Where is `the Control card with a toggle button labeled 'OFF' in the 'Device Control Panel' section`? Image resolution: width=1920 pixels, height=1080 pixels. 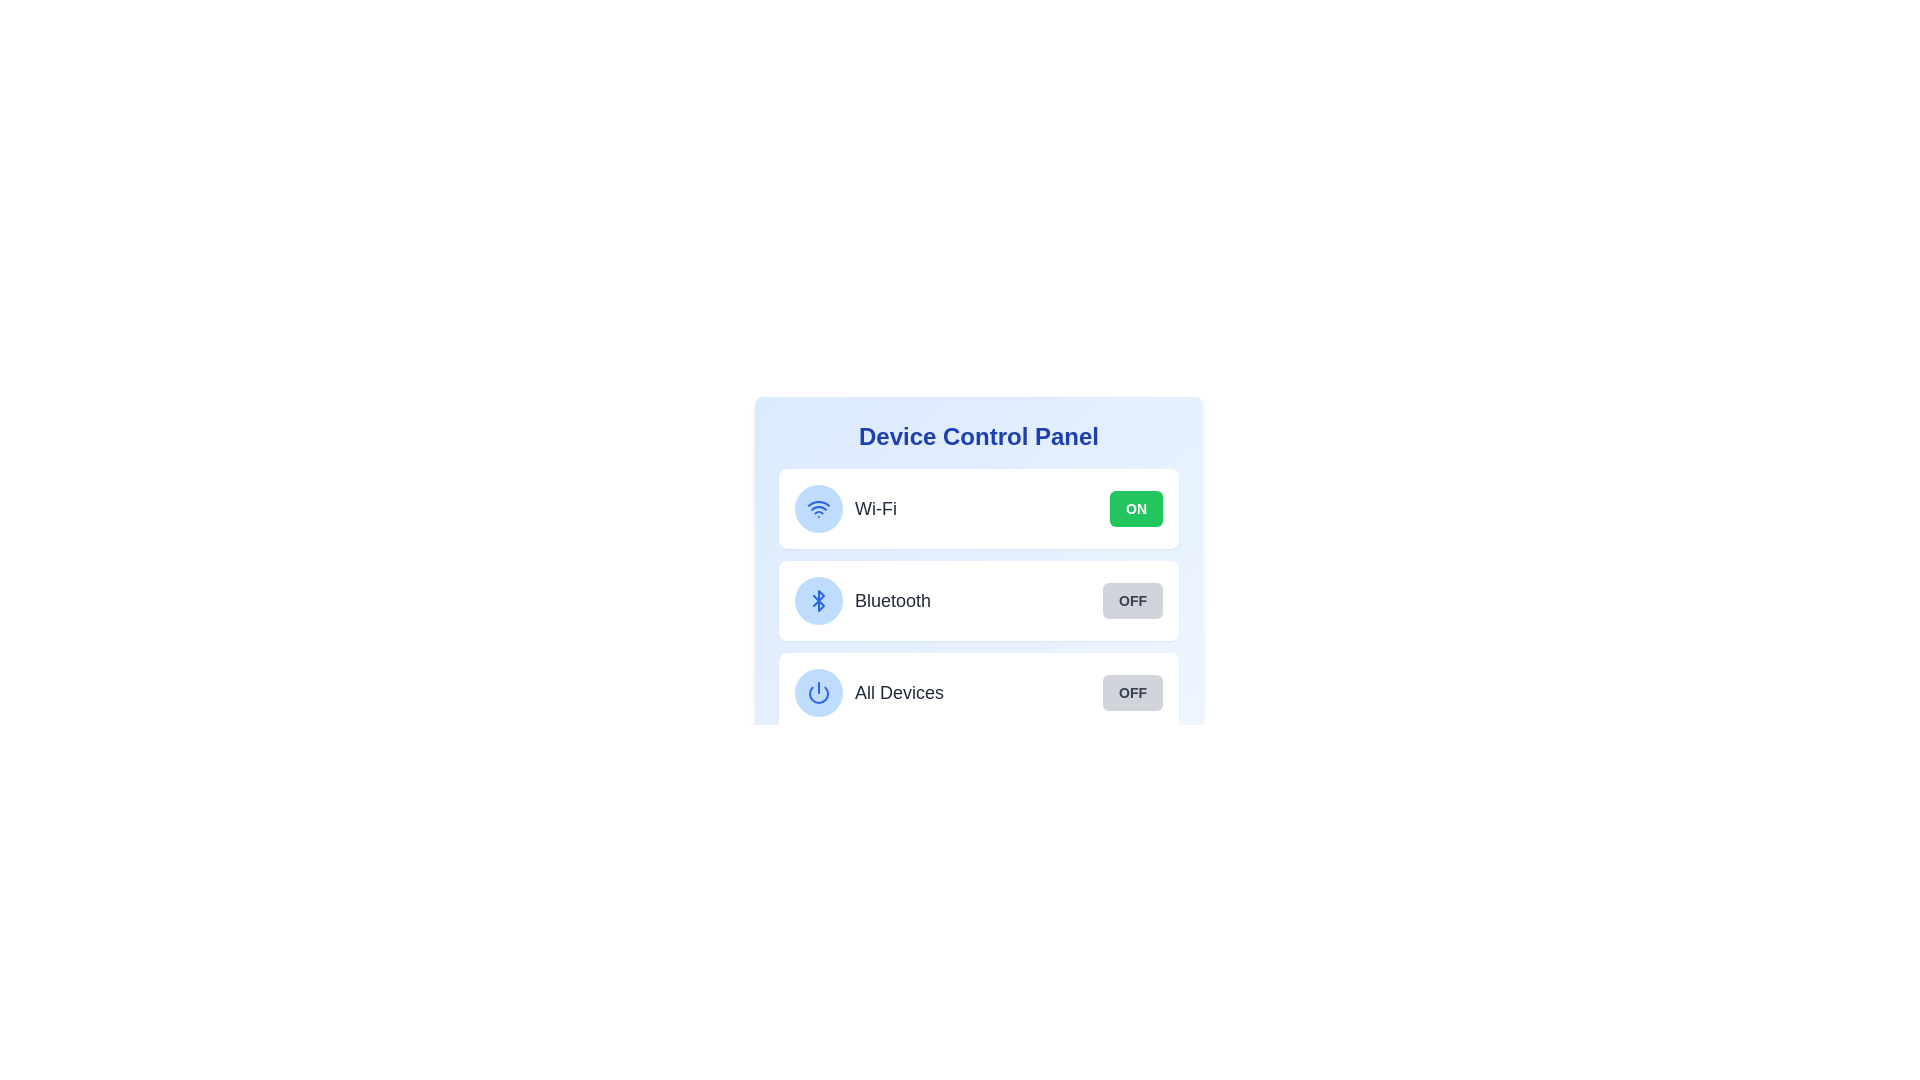 the Control card with a toggle button labeled 'OFF' in the 'Device Control Panel' section is located at coordinates (979, 692).